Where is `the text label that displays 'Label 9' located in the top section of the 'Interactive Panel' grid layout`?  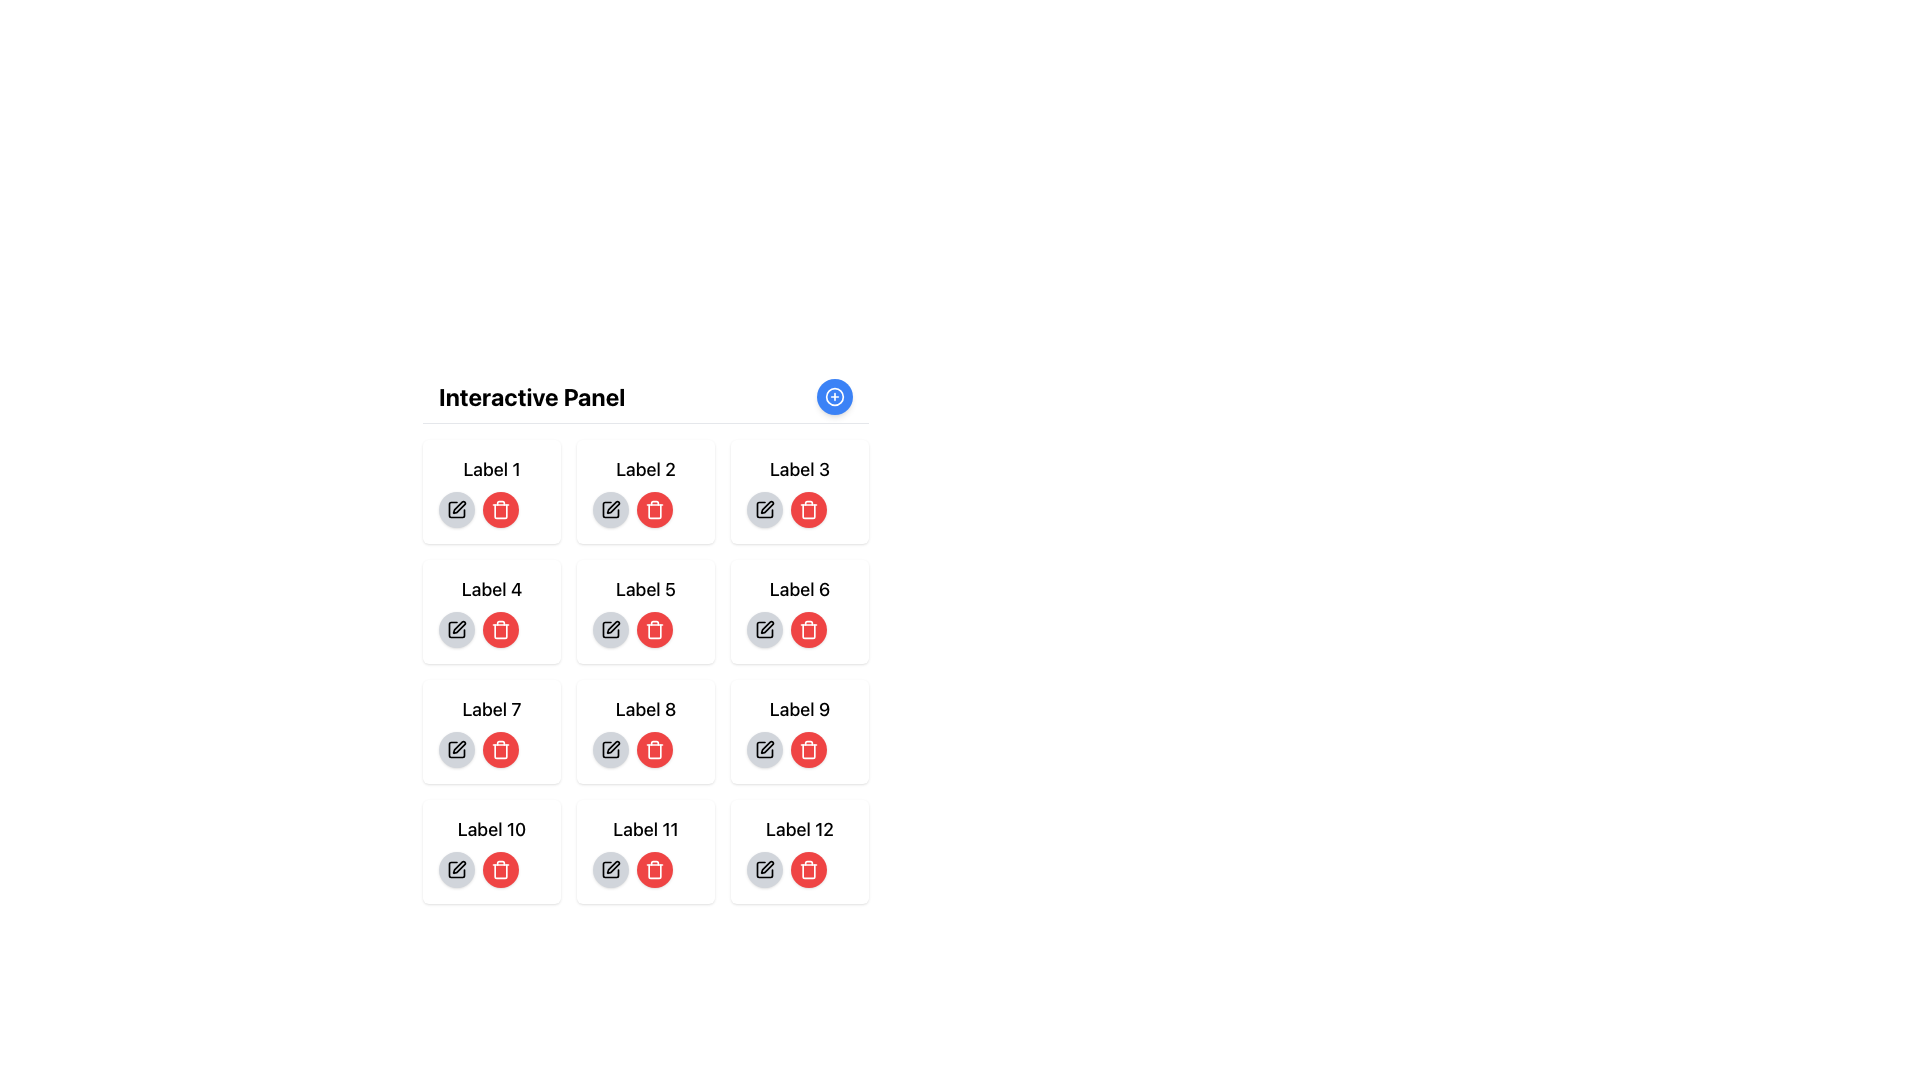 the text label that displays 'Label 9' located in the top section of the 'Interactive Panel' grid layout is located at coordinates (800, 708).